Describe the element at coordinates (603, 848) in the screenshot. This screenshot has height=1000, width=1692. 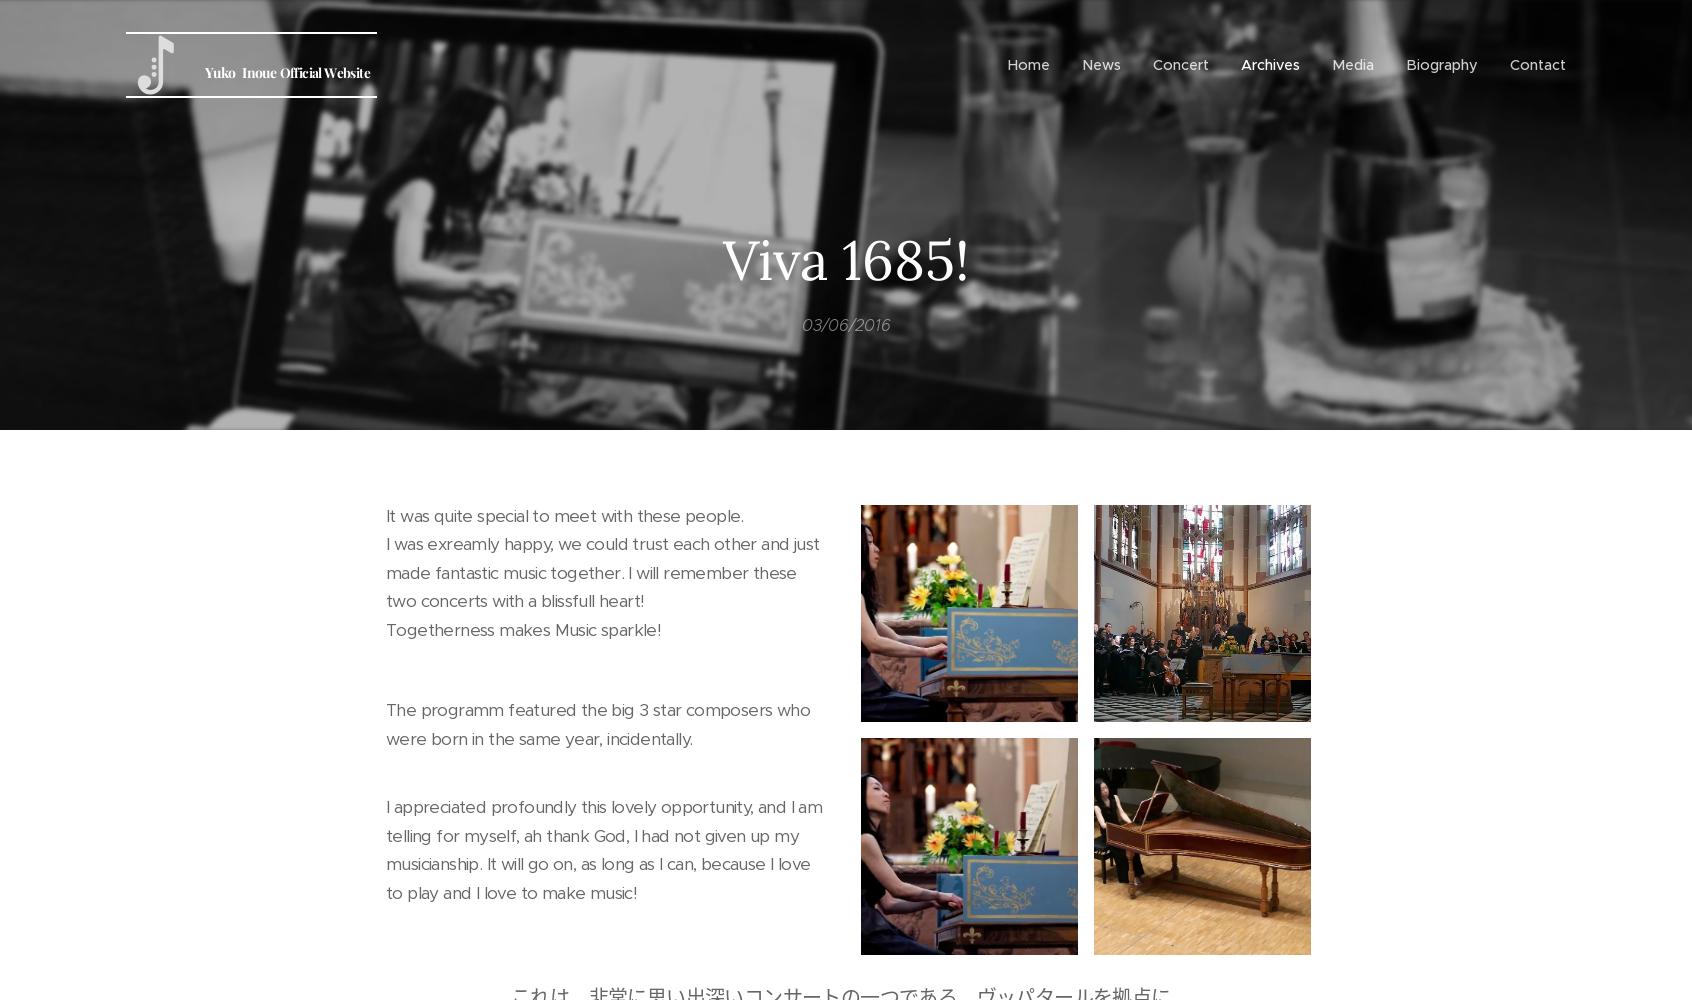
I see `'I appreciated profoundly this lovely opportunity, and I am telling for myself, ah thank God, I had not given up my musicianship. It will go on, as long as I can, because I love to play and I love to make music!'` at that location.